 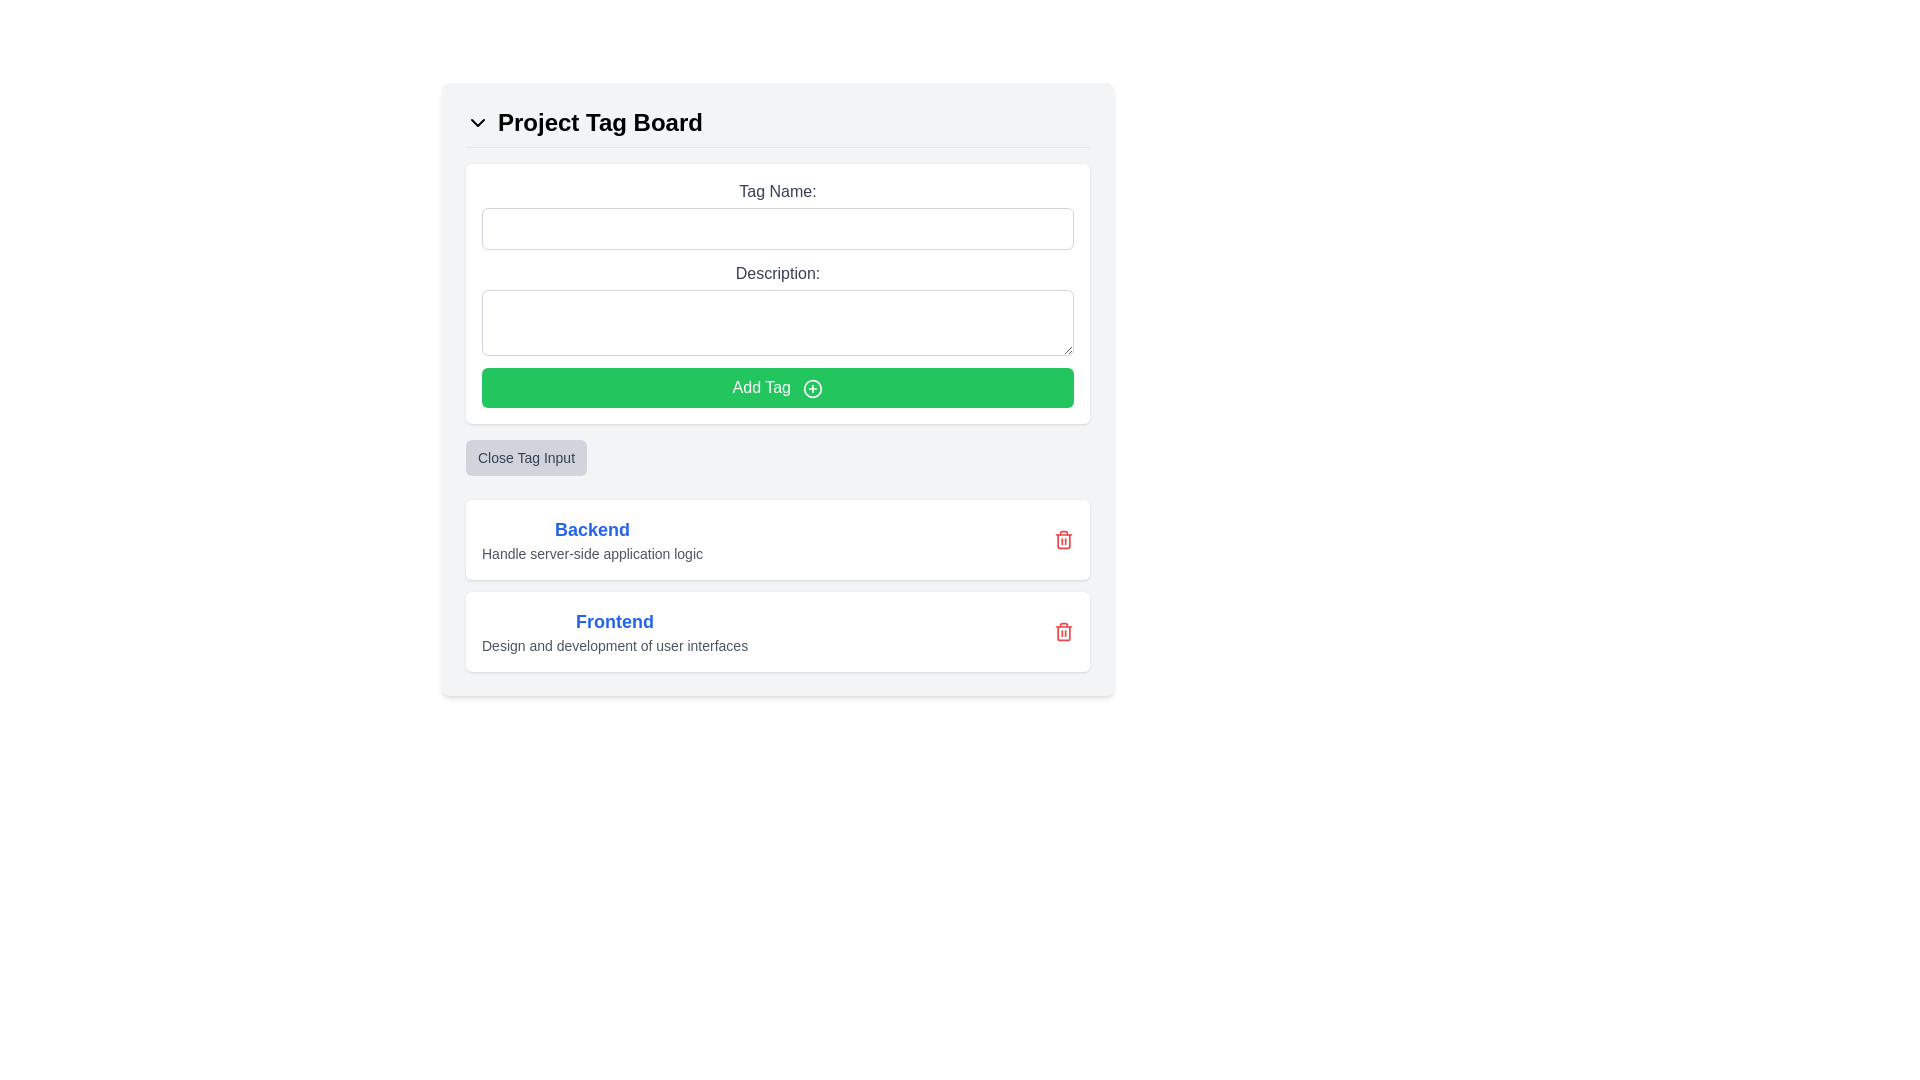 I want to click on the text label displaying 'Design and development of user interfaces', which is located beneath the 'Frontend' title in a smaller gray font, so click(x=614, y=645).